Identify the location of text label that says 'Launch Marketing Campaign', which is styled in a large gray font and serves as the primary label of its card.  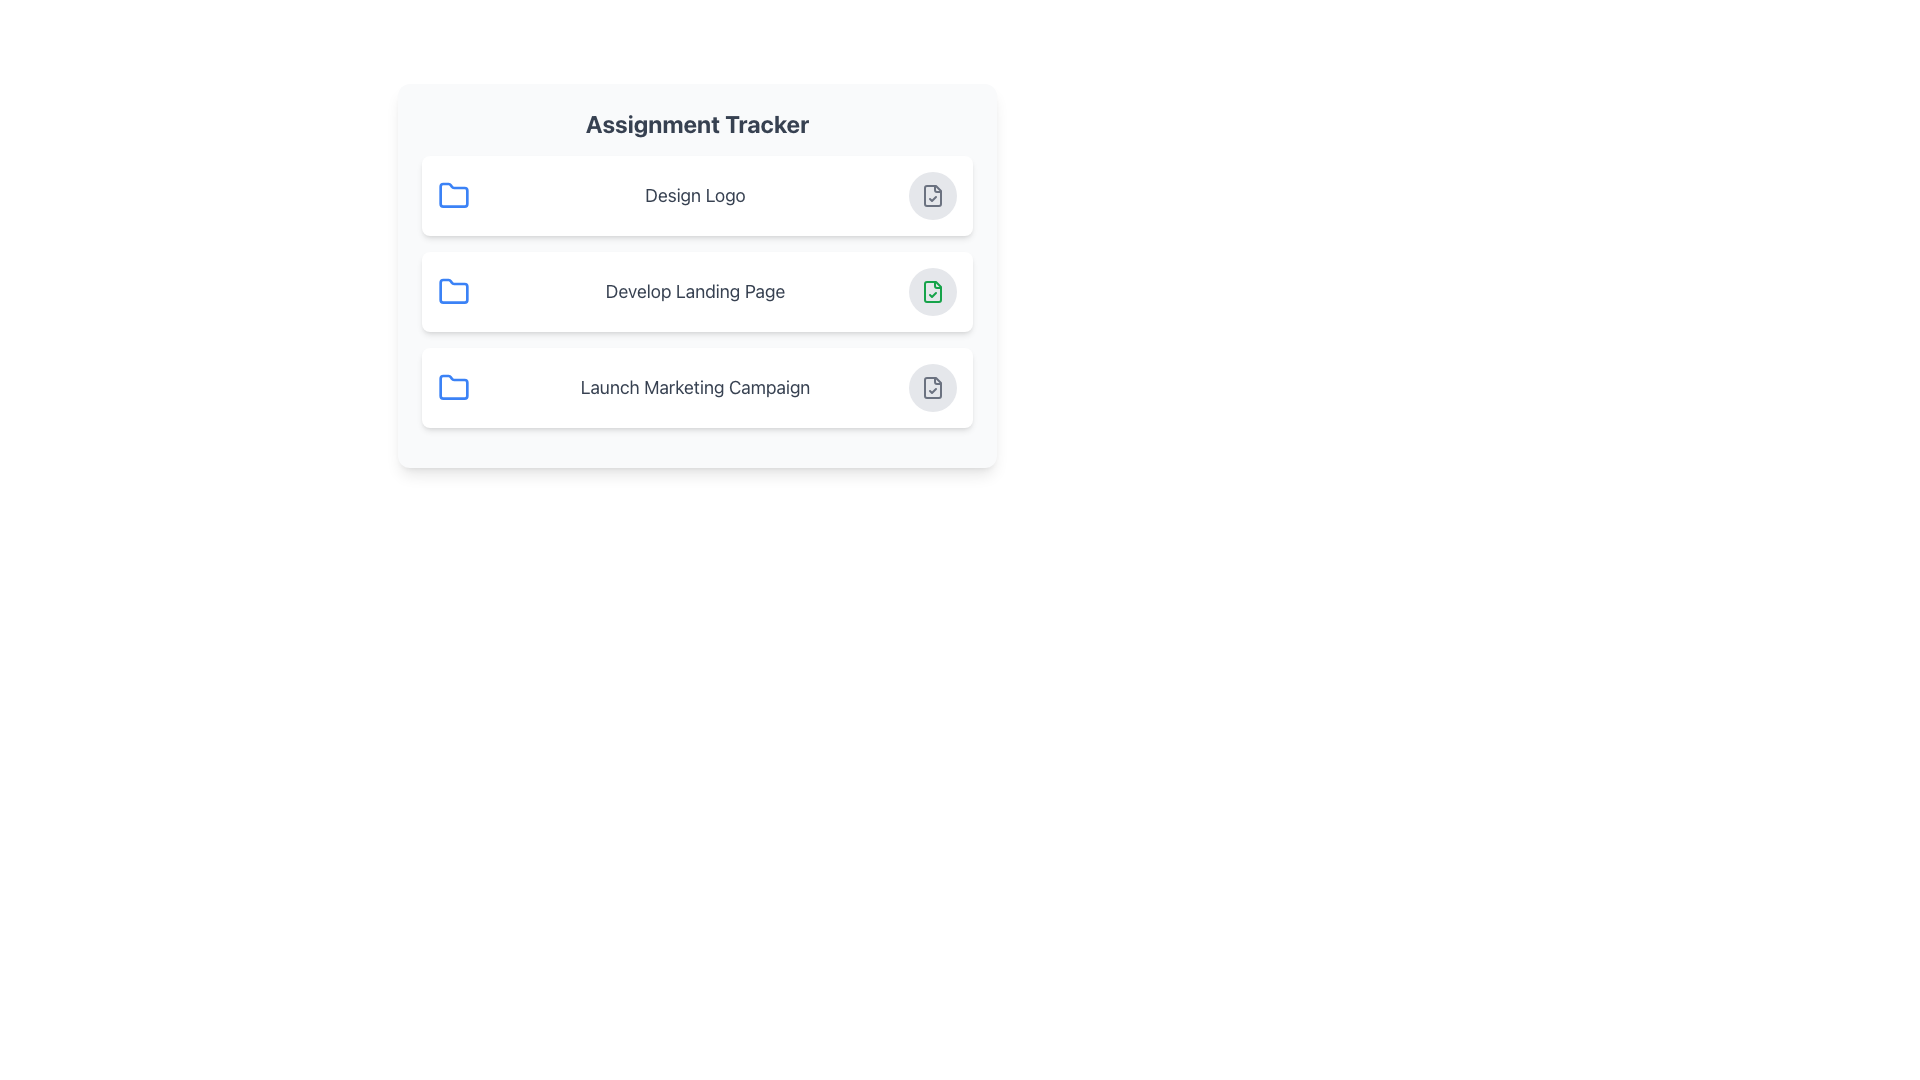
(695, 388).